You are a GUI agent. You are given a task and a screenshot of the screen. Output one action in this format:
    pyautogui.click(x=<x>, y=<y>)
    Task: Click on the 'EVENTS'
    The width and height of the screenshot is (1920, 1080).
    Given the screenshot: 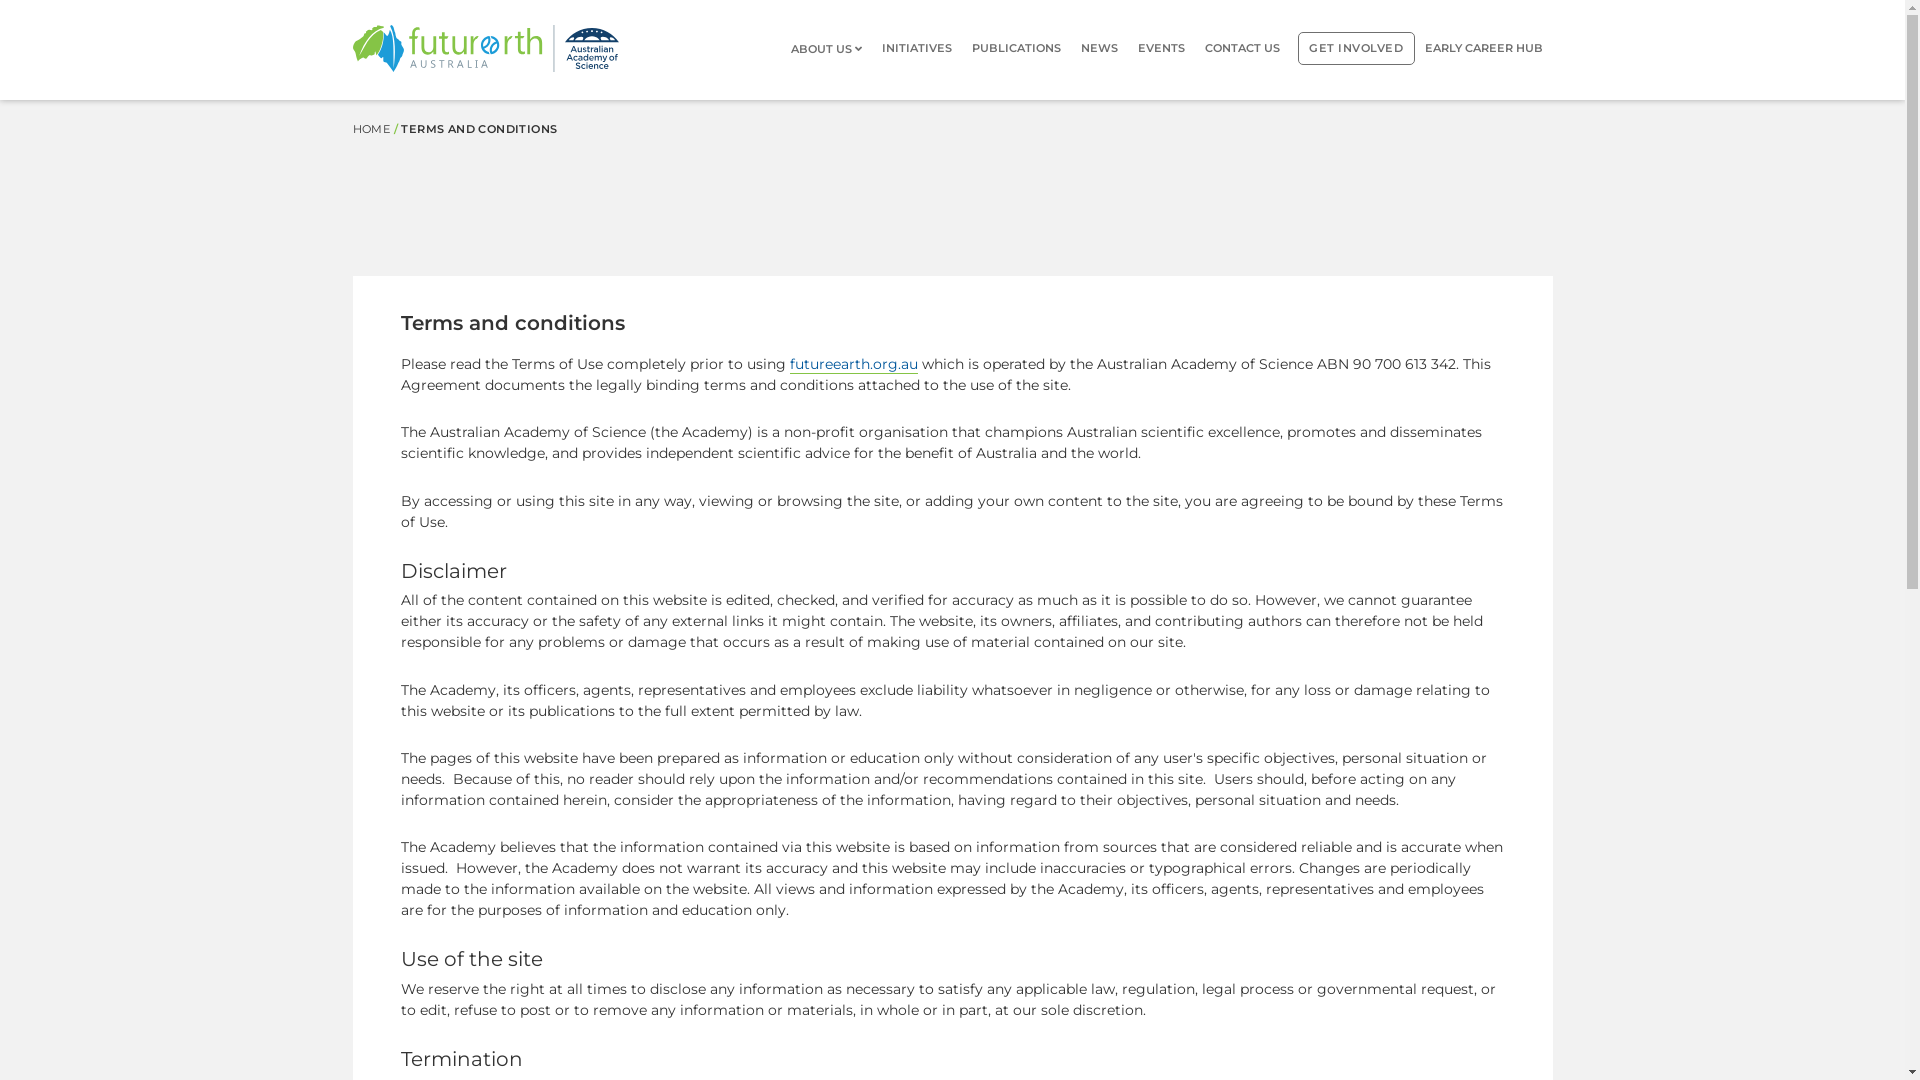 What is the action you would take?
    pyautogui.click(x=1161, y=47)
    